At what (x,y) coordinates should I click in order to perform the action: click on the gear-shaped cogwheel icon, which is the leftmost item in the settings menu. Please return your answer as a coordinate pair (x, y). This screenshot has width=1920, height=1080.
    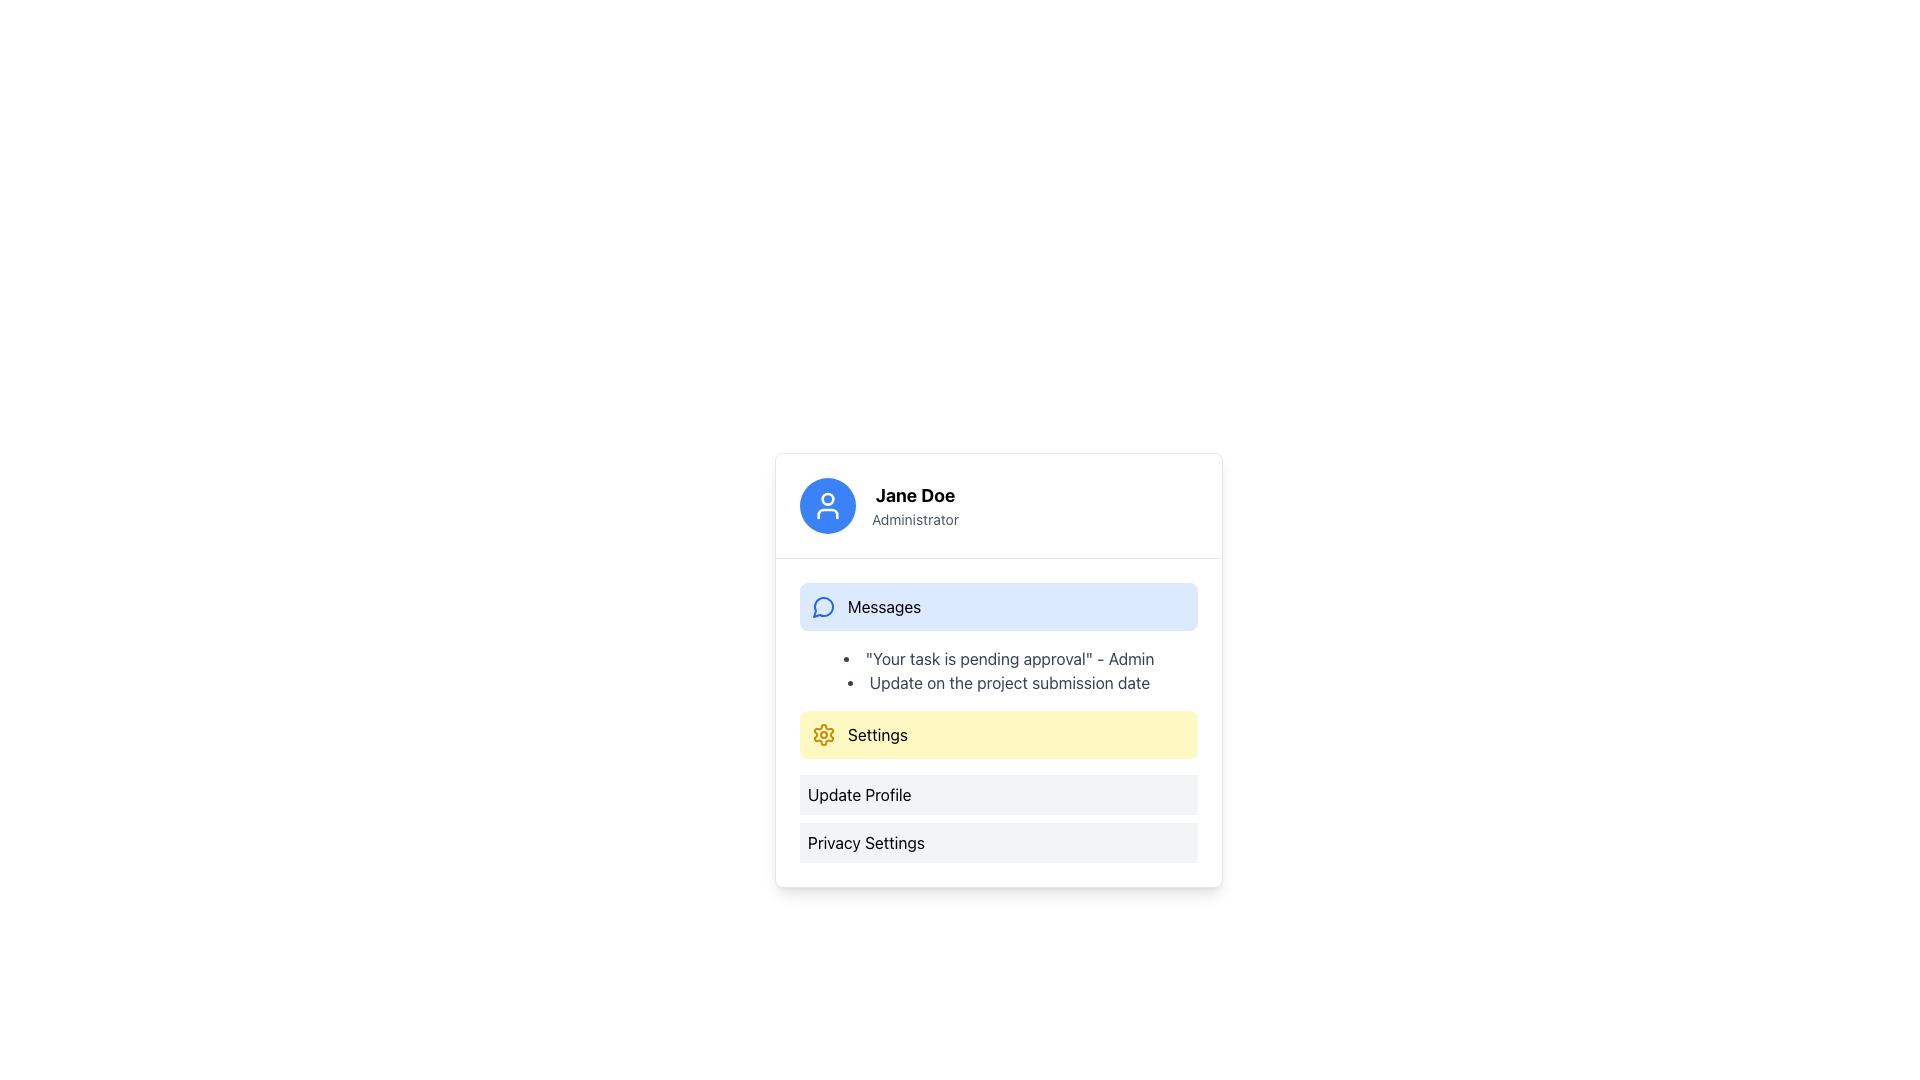
    Looking at the image, I should click on (824, 735).